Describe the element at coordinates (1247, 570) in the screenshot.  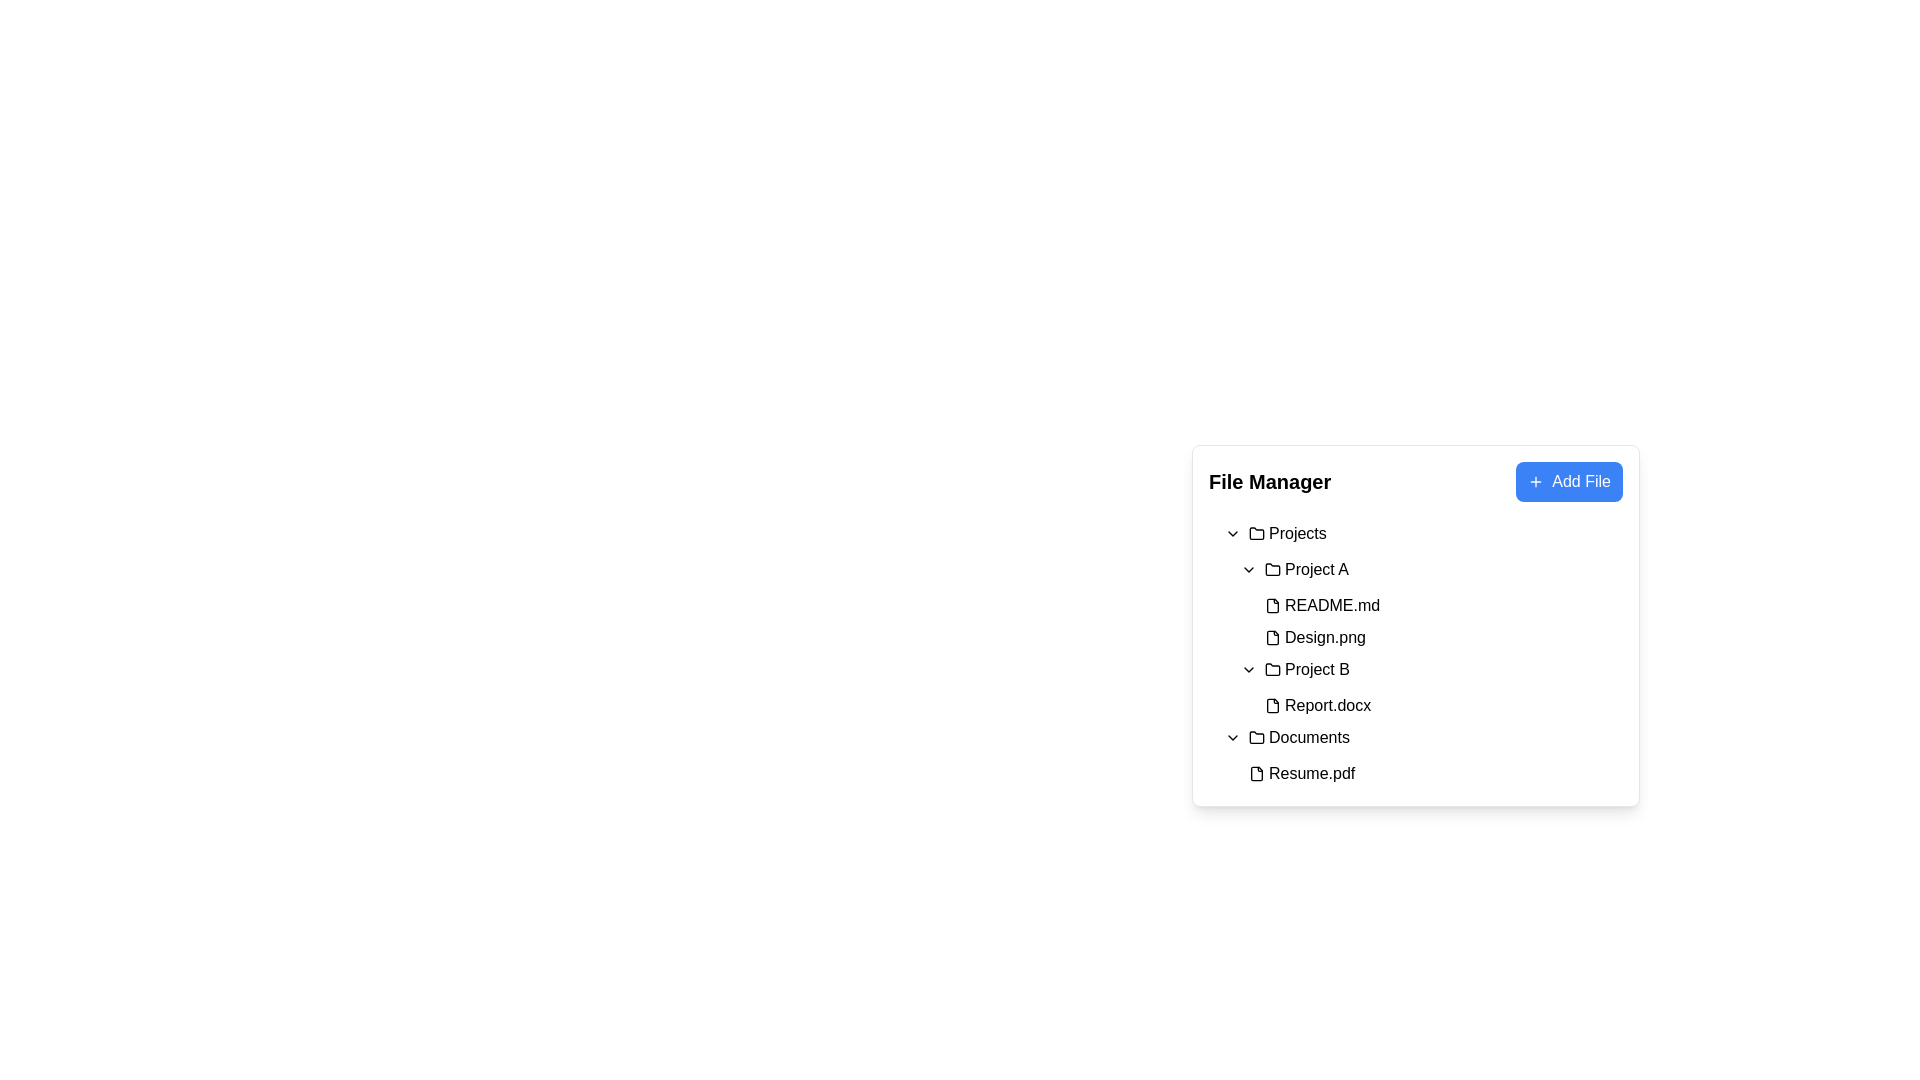
I see `the downward-pointing chevron icon next to 'Project A'` at that location.